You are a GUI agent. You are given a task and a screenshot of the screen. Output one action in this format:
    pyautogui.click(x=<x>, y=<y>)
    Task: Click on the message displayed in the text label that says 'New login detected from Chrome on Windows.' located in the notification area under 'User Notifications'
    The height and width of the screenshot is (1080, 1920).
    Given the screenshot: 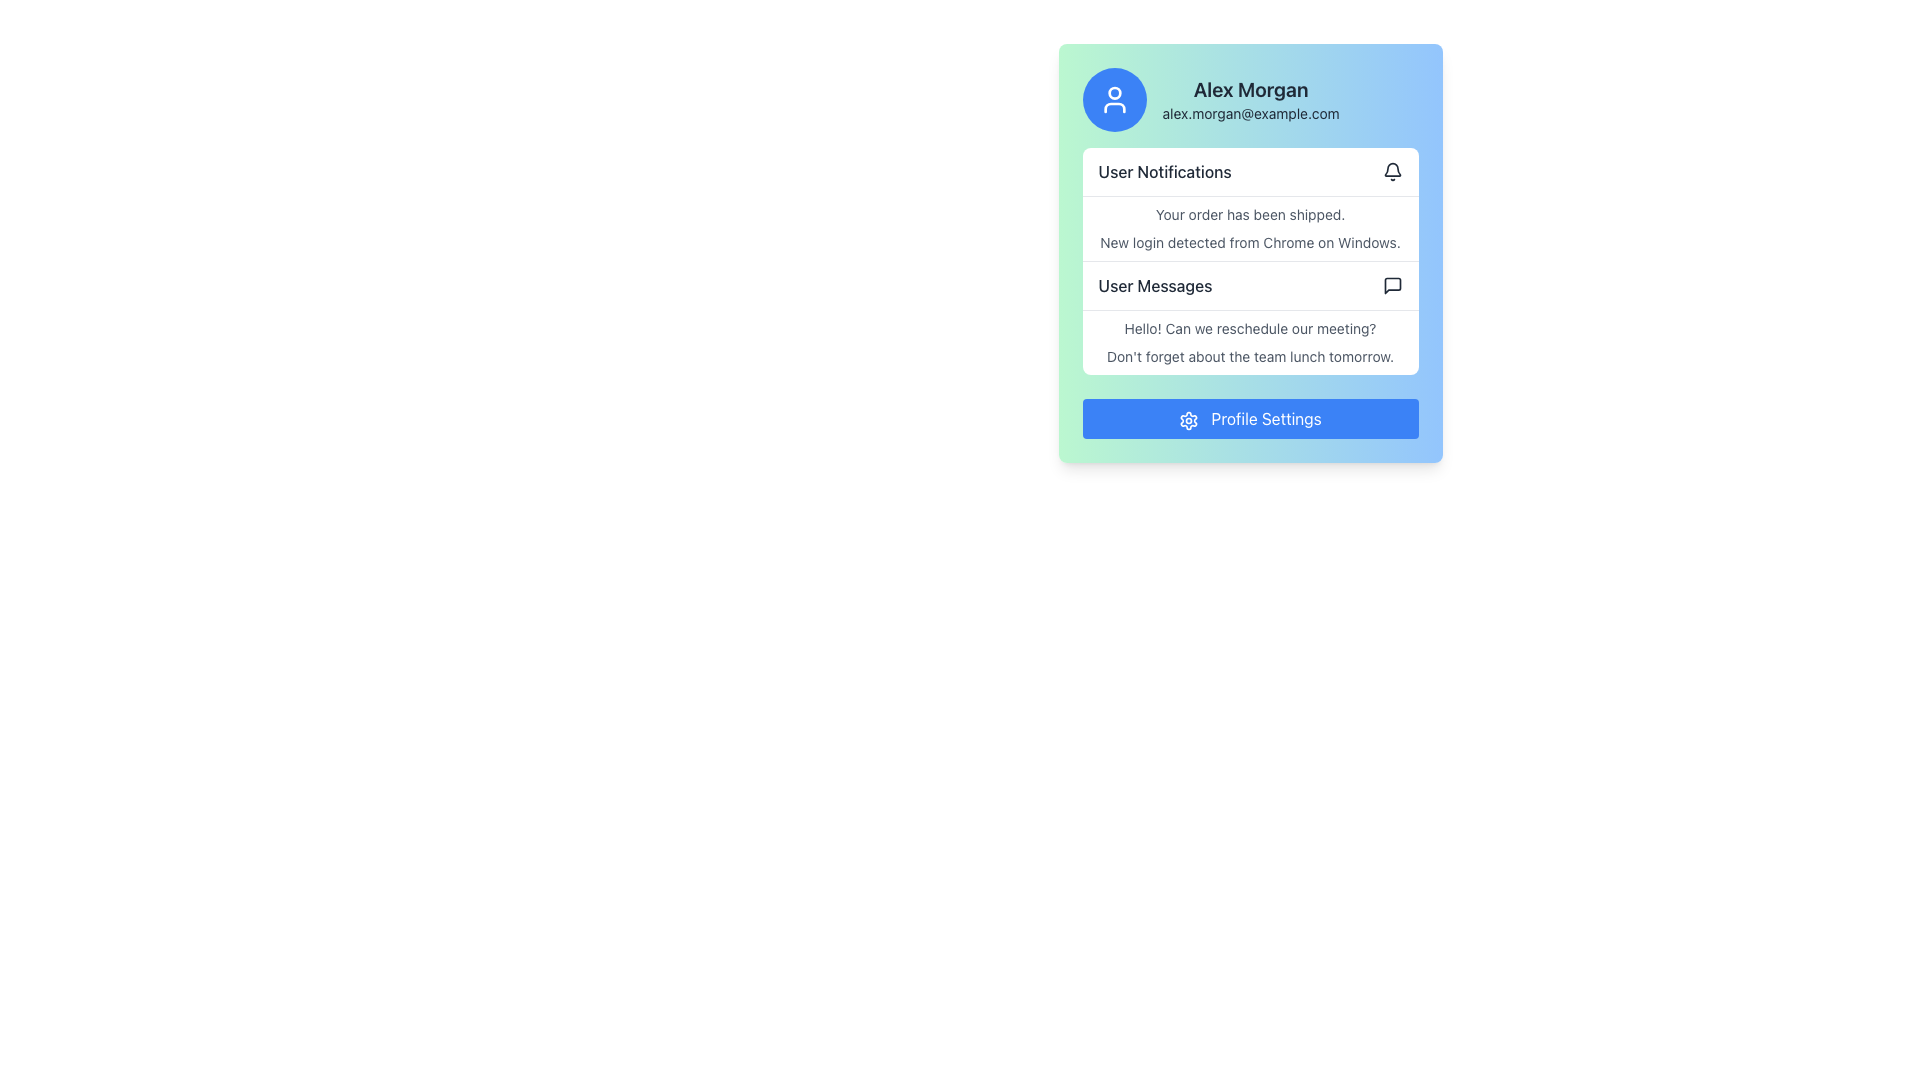 What is the action you would take?
    pyautogui.click(x=1249, y=242)
    